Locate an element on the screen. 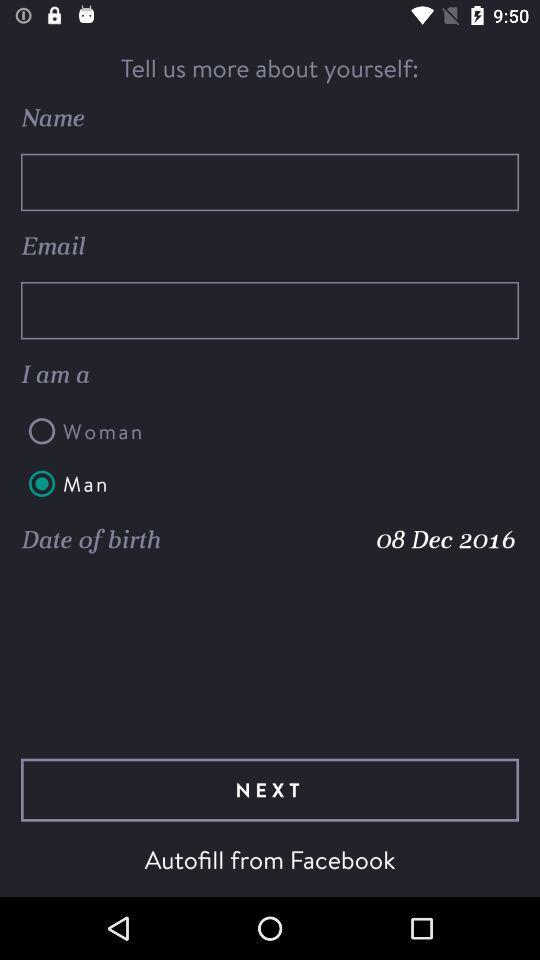  item above the email icon is located at coordinates (270, 182).